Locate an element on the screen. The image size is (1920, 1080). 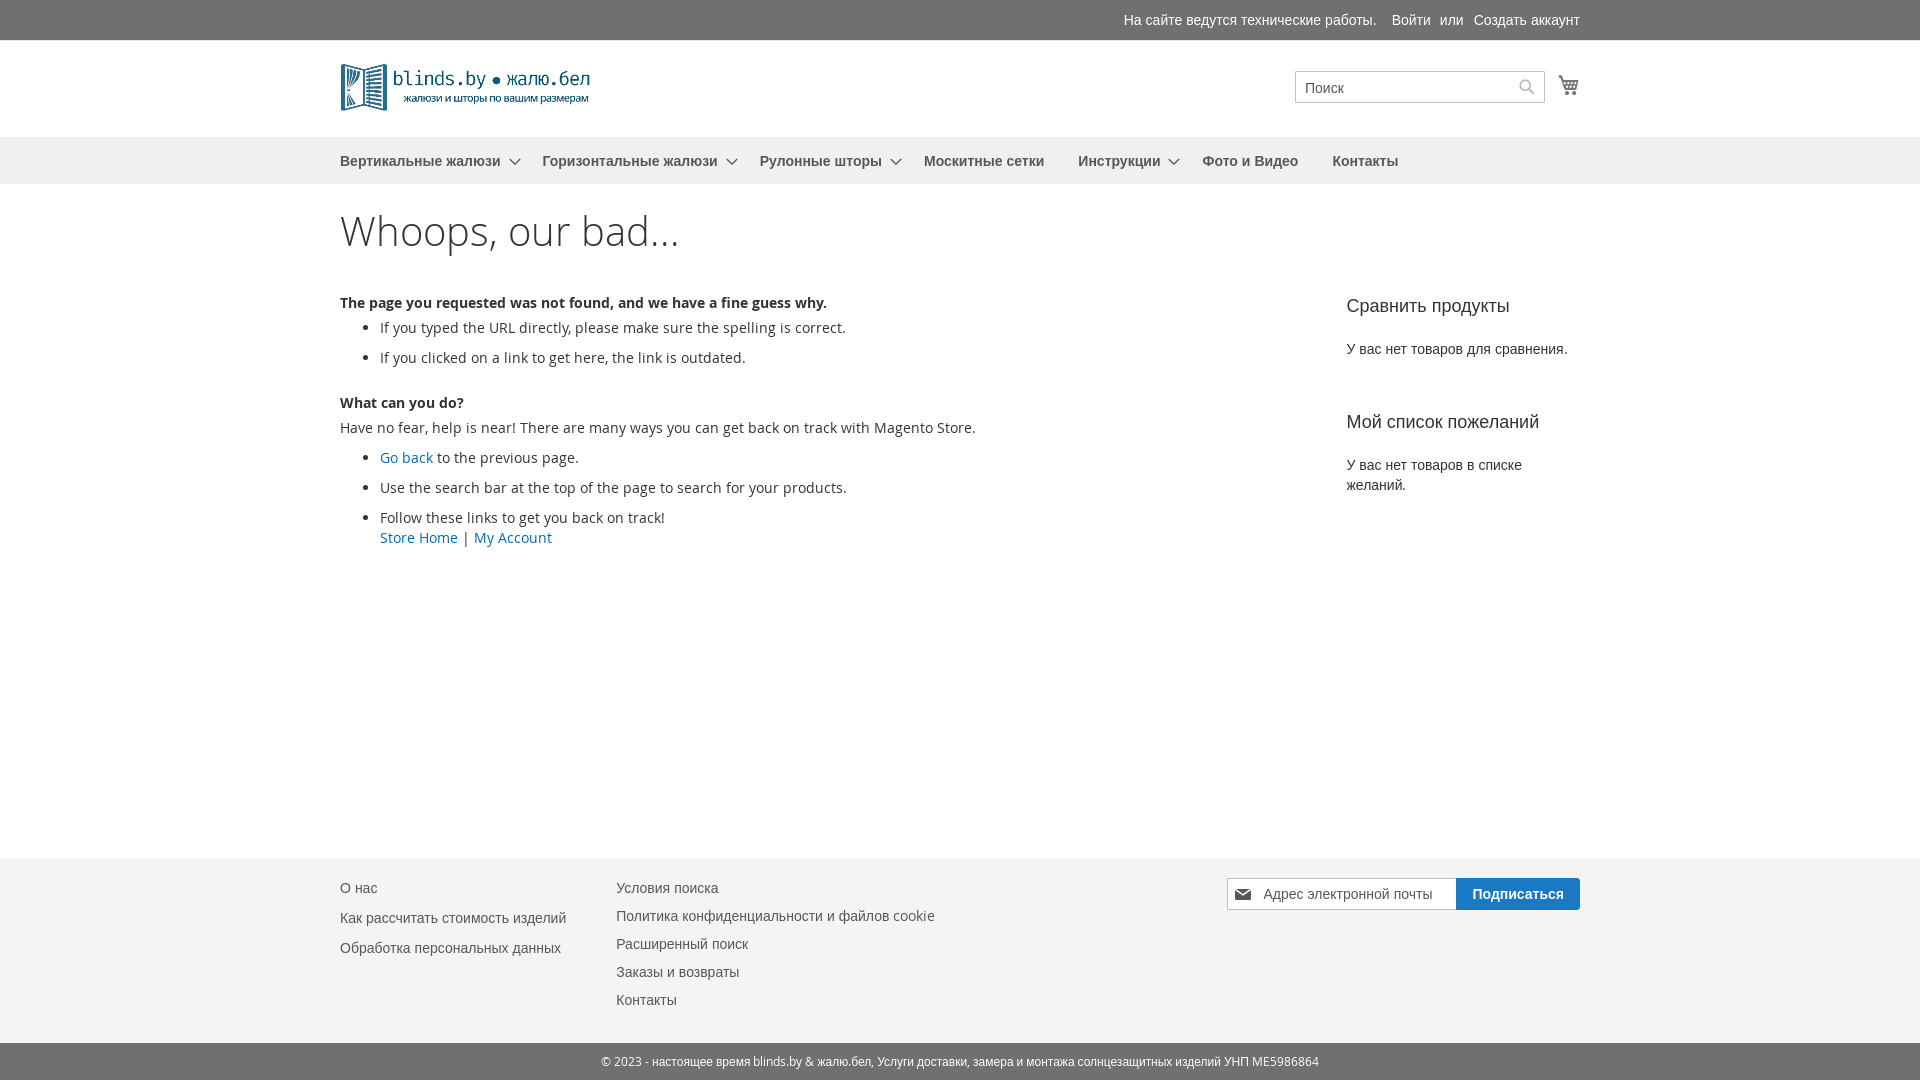
'Store Home' is located at coordinates (417, 536).